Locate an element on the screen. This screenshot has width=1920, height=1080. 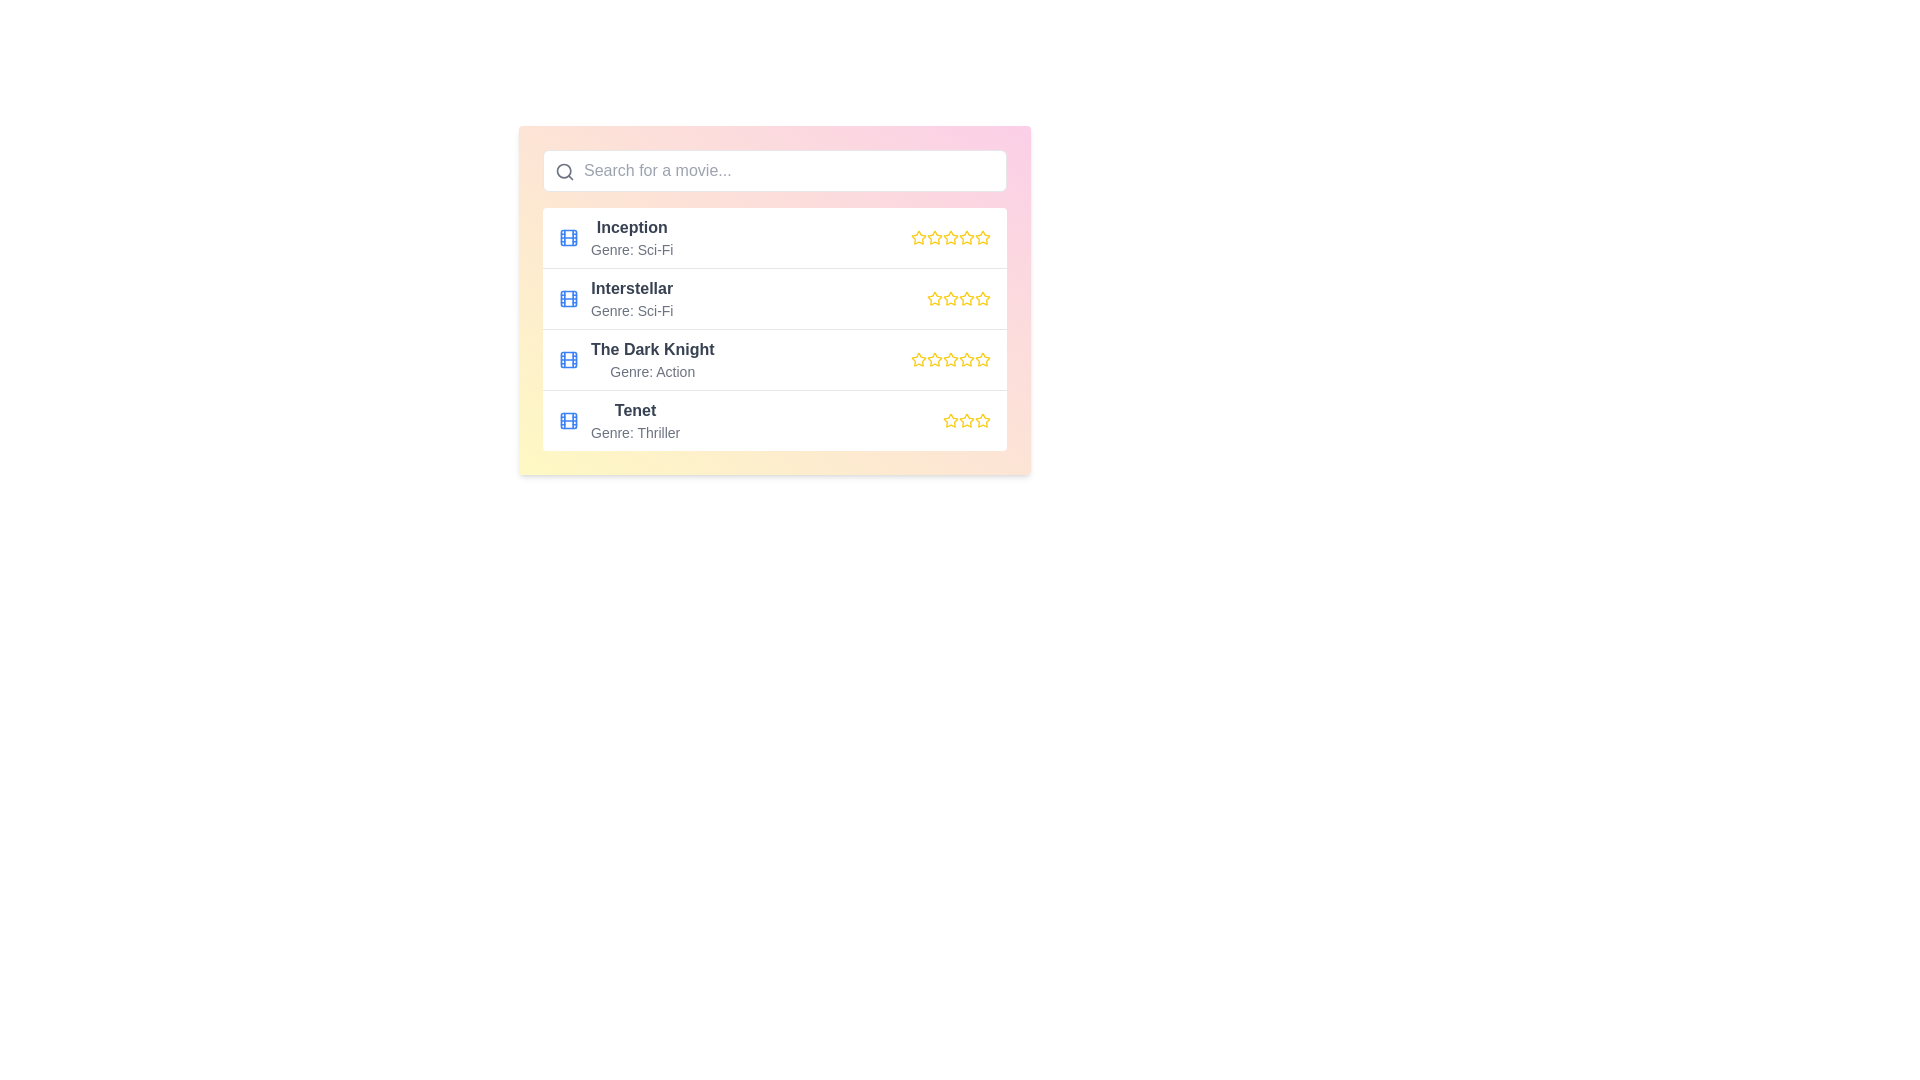
the fifth star icon styled in yellow, which represents the rating for the movie 'Interstellar', located on the second row of the rating stars is located at coordinates (966, 299).